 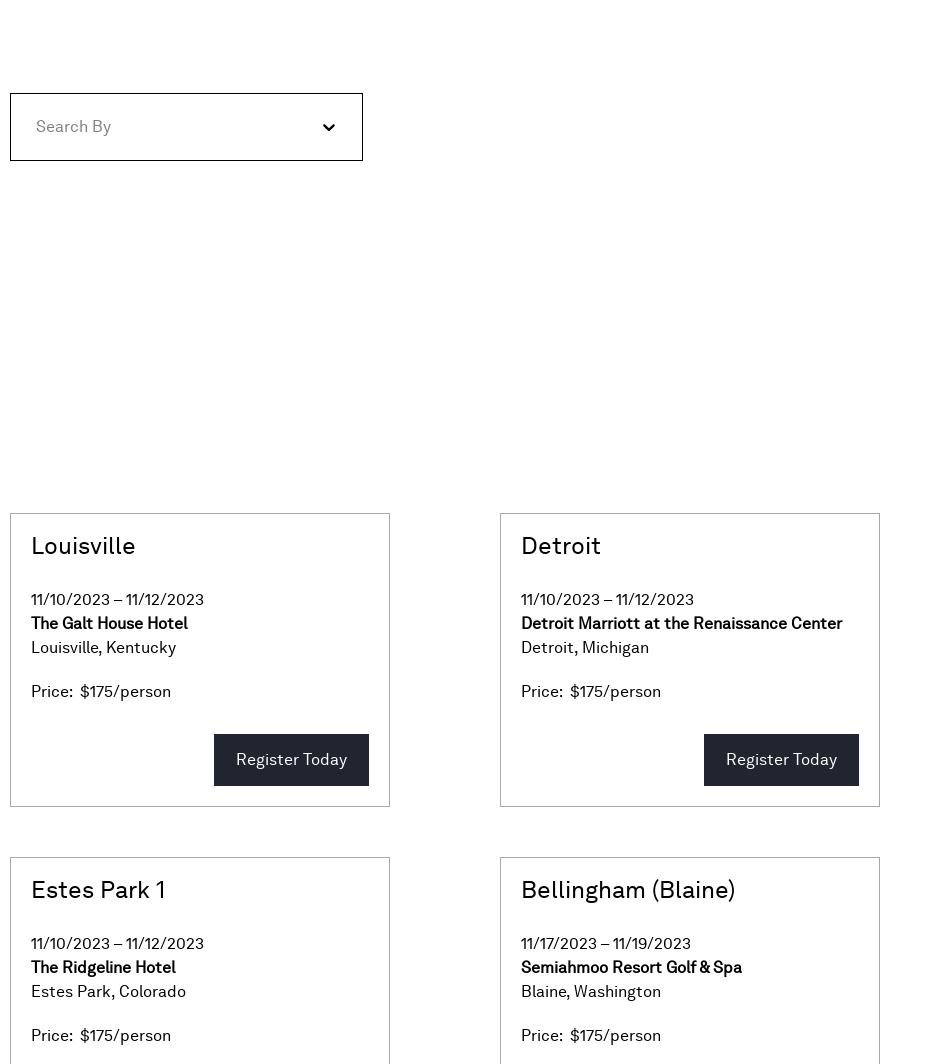 I want to click on 'Semiahmoo Resort Golf & Spa', so click(x=631, y=967).